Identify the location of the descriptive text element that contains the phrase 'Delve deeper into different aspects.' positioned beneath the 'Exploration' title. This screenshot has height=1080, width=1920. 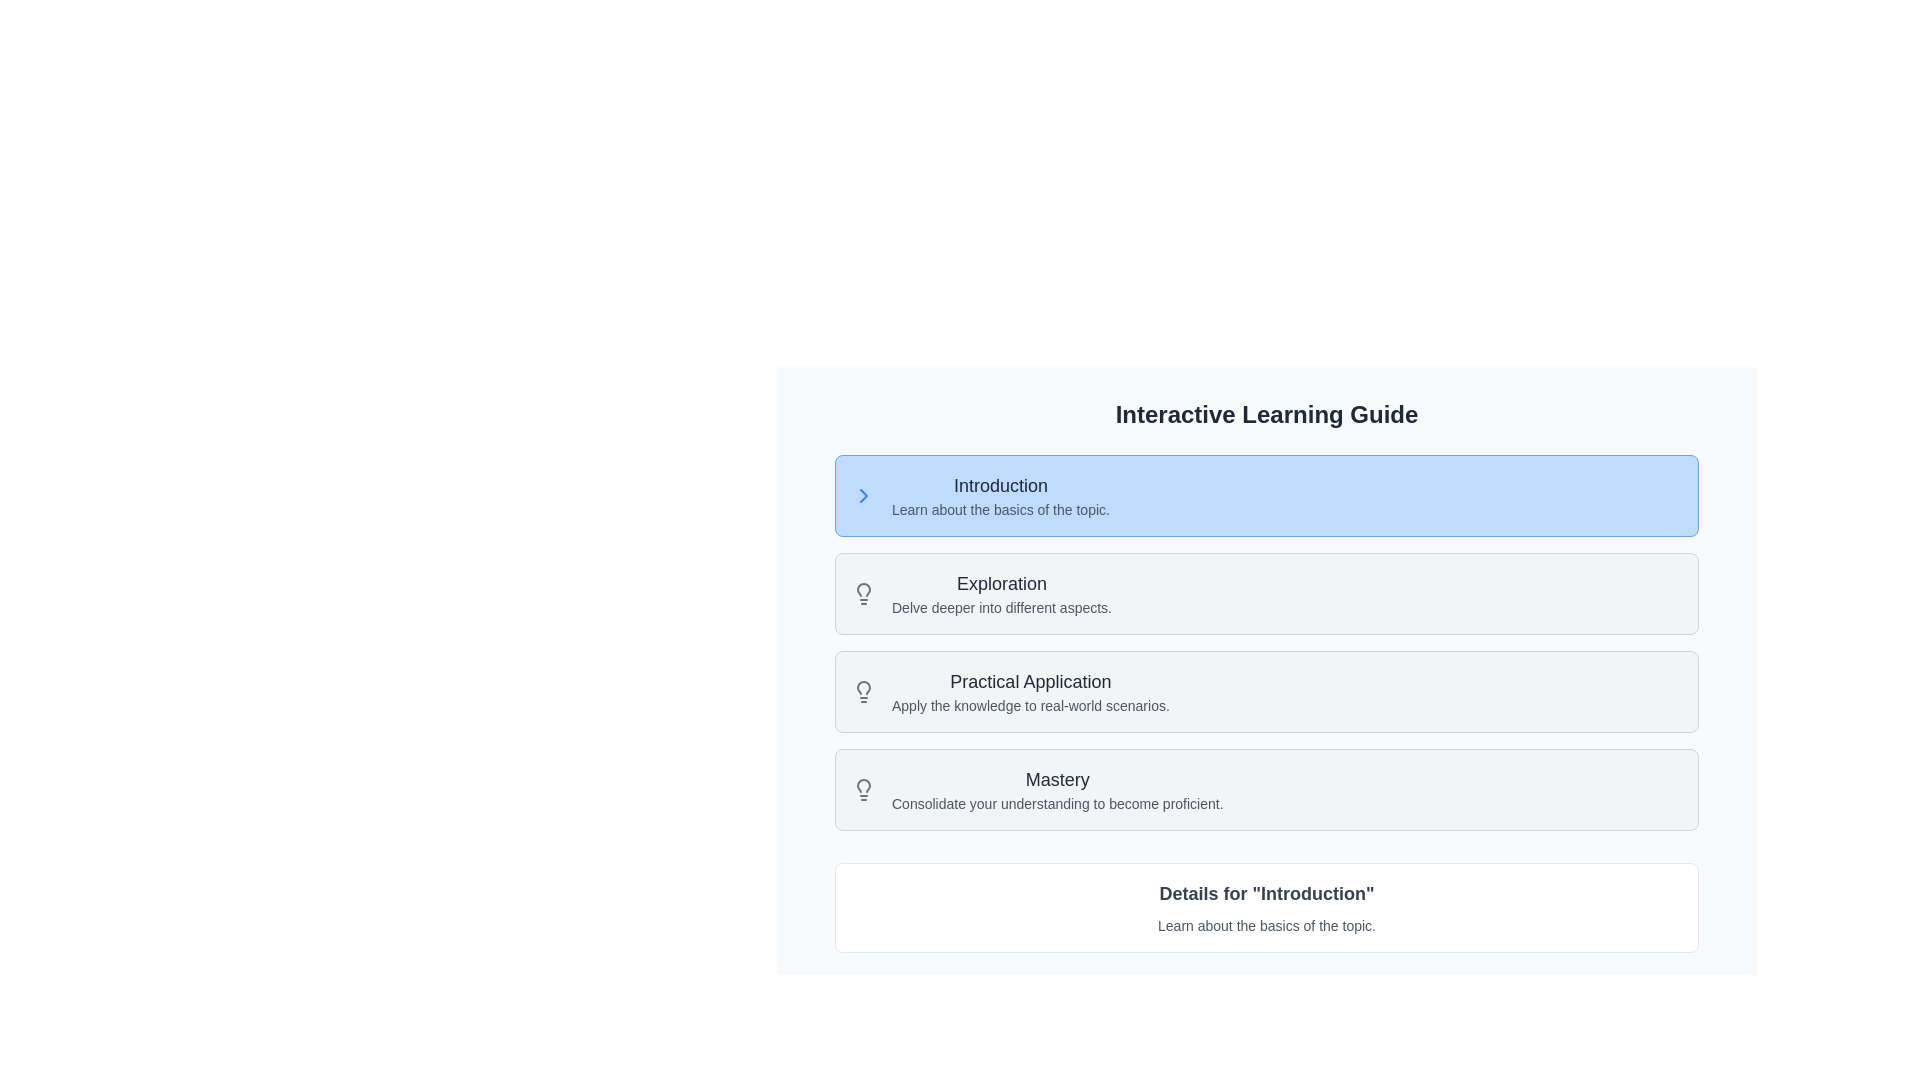
(1002, 607).